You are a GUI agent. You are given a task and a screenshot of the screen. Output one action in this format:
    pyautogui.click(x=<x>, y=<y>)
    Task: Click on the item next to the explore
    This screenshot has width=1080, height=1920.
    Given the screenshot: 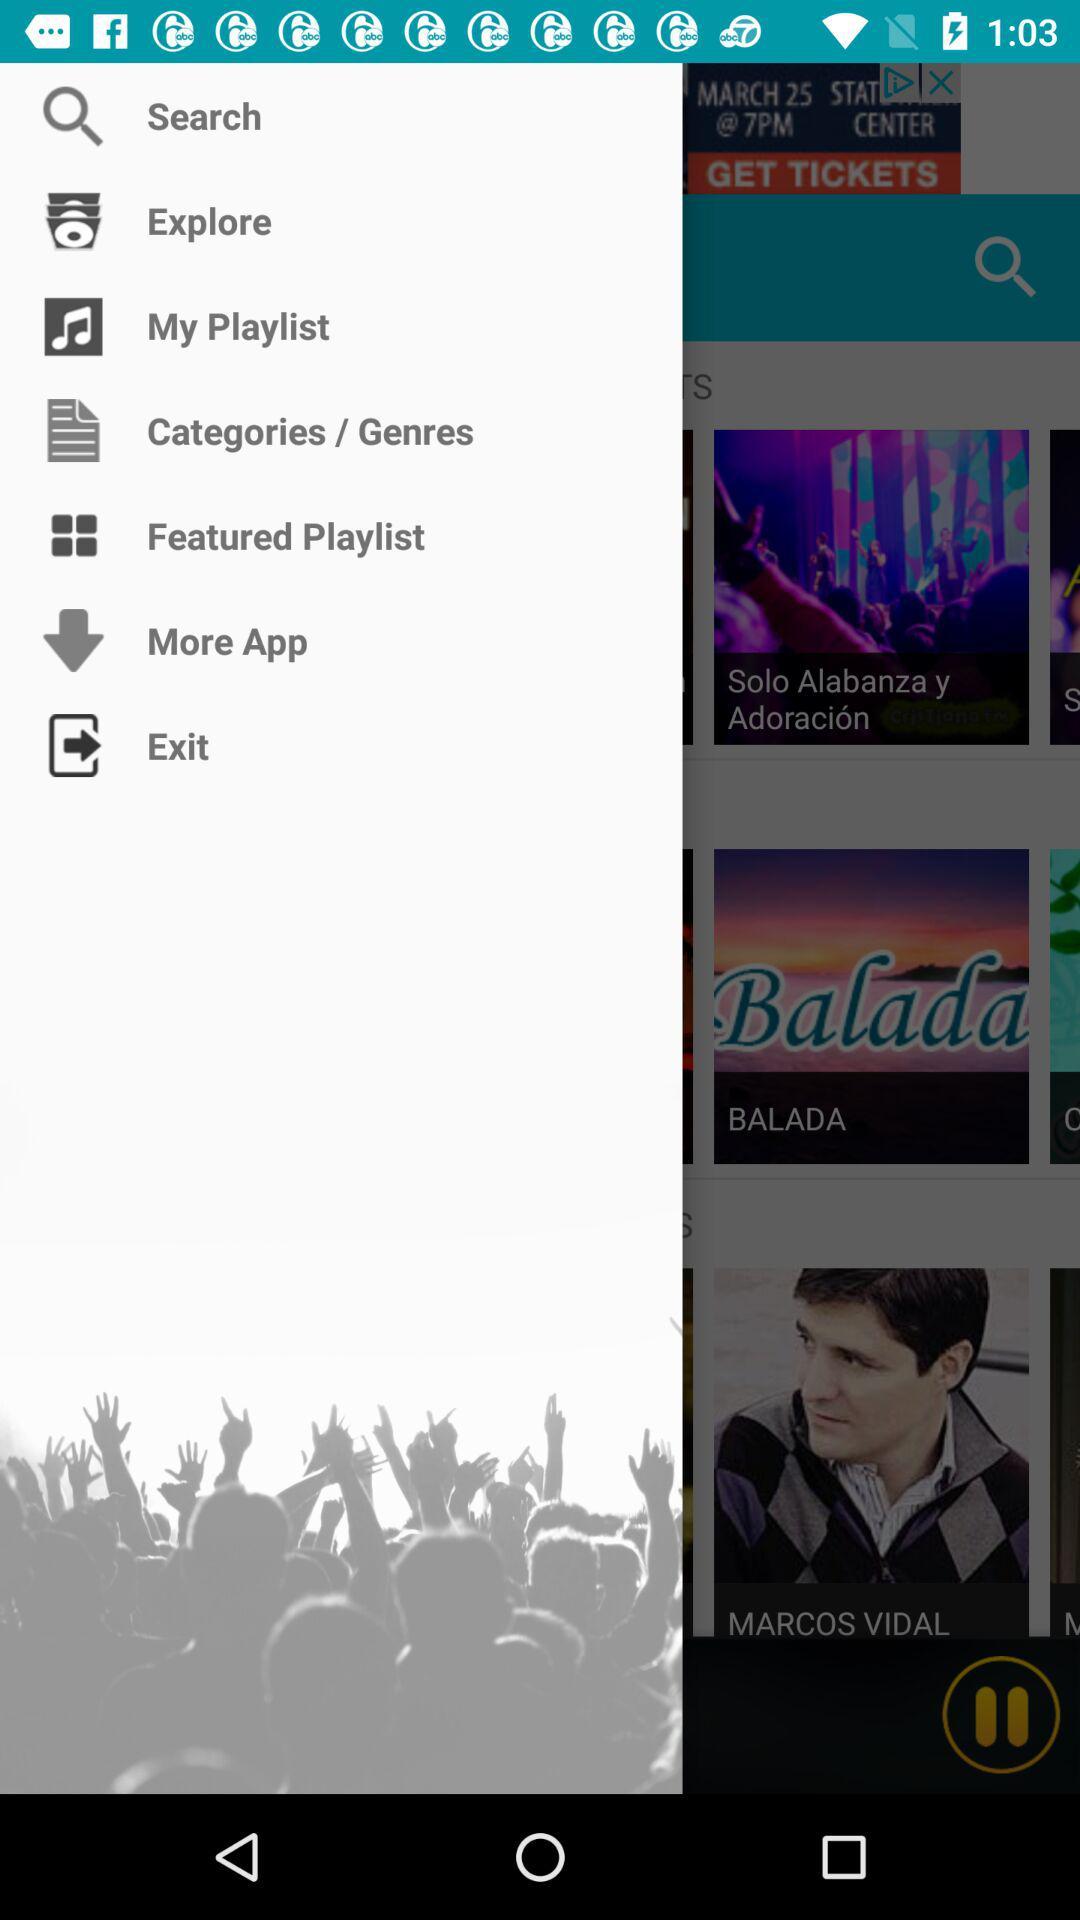 What is the action you would take?
    pyautogui.click(x=72, y=266)
    